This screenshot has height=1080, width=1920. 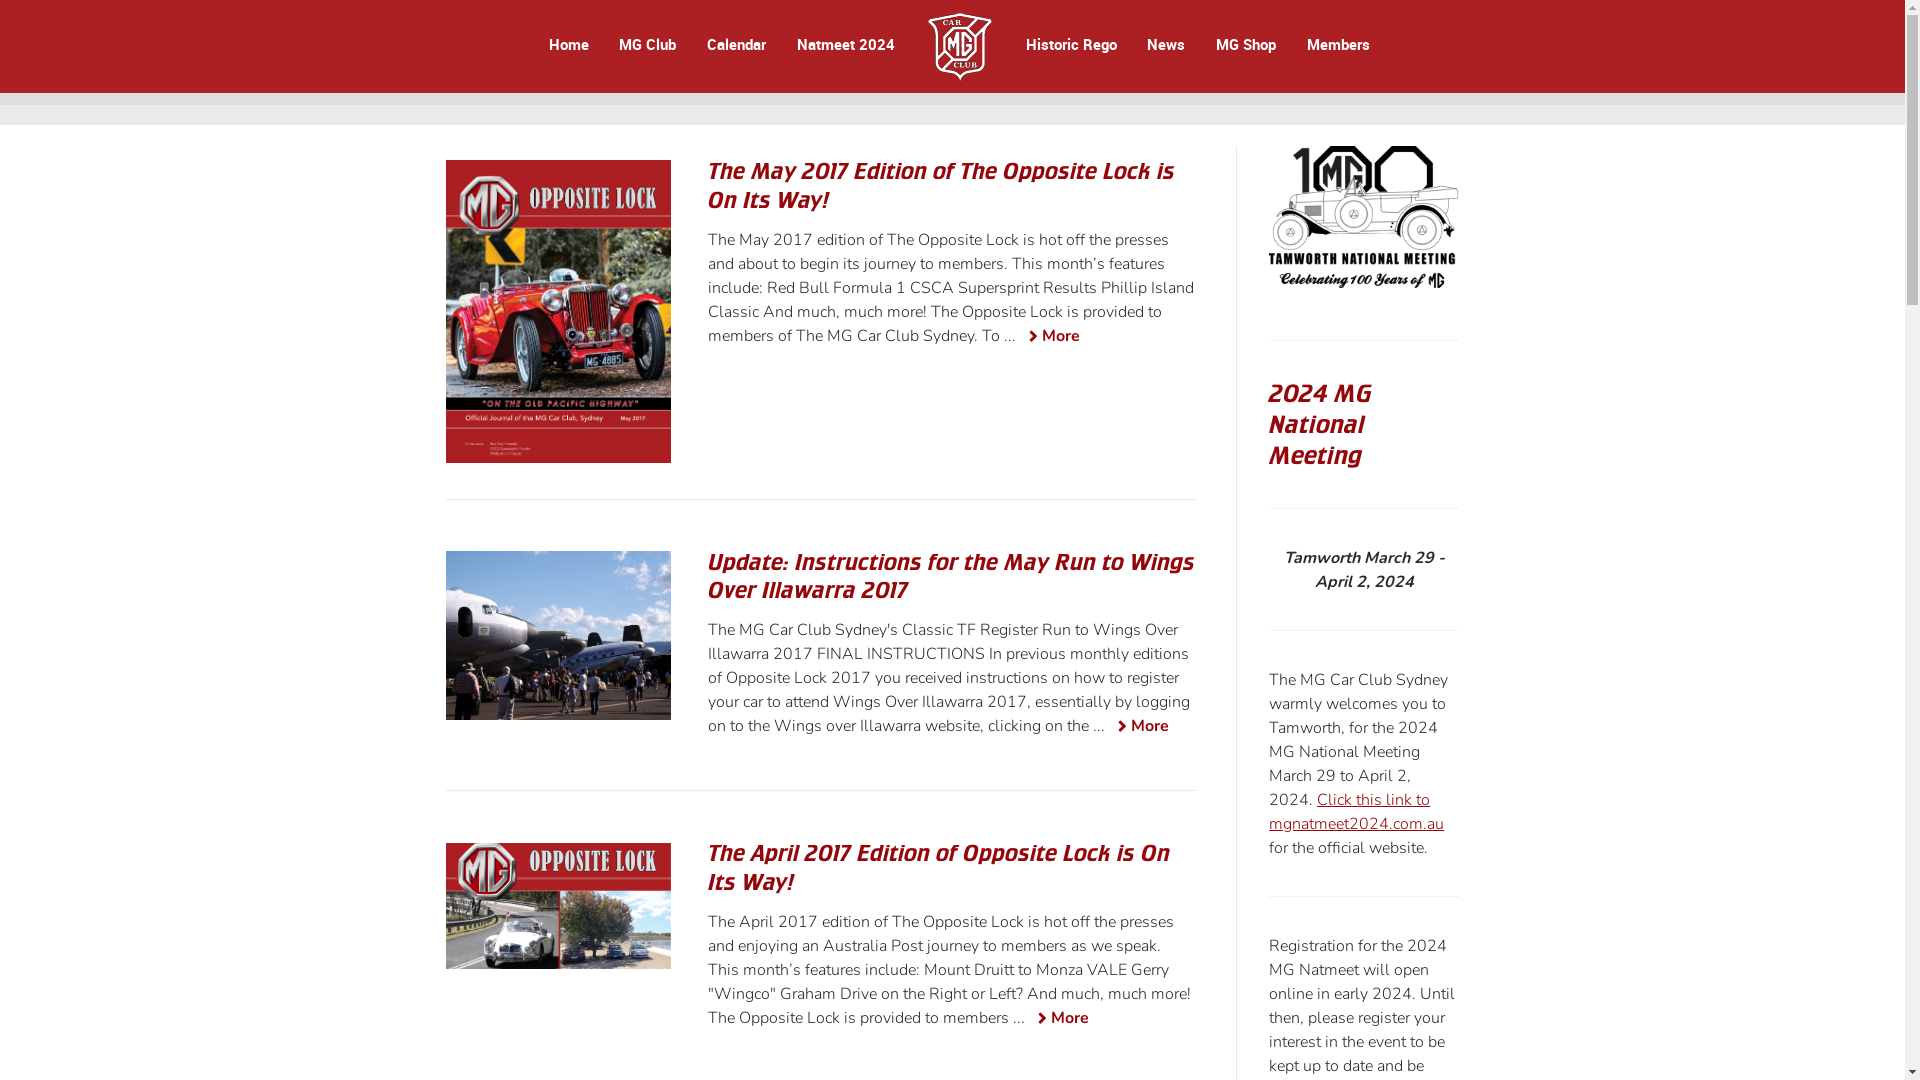 I want to click on 'Home', so click(x=568, y=43).